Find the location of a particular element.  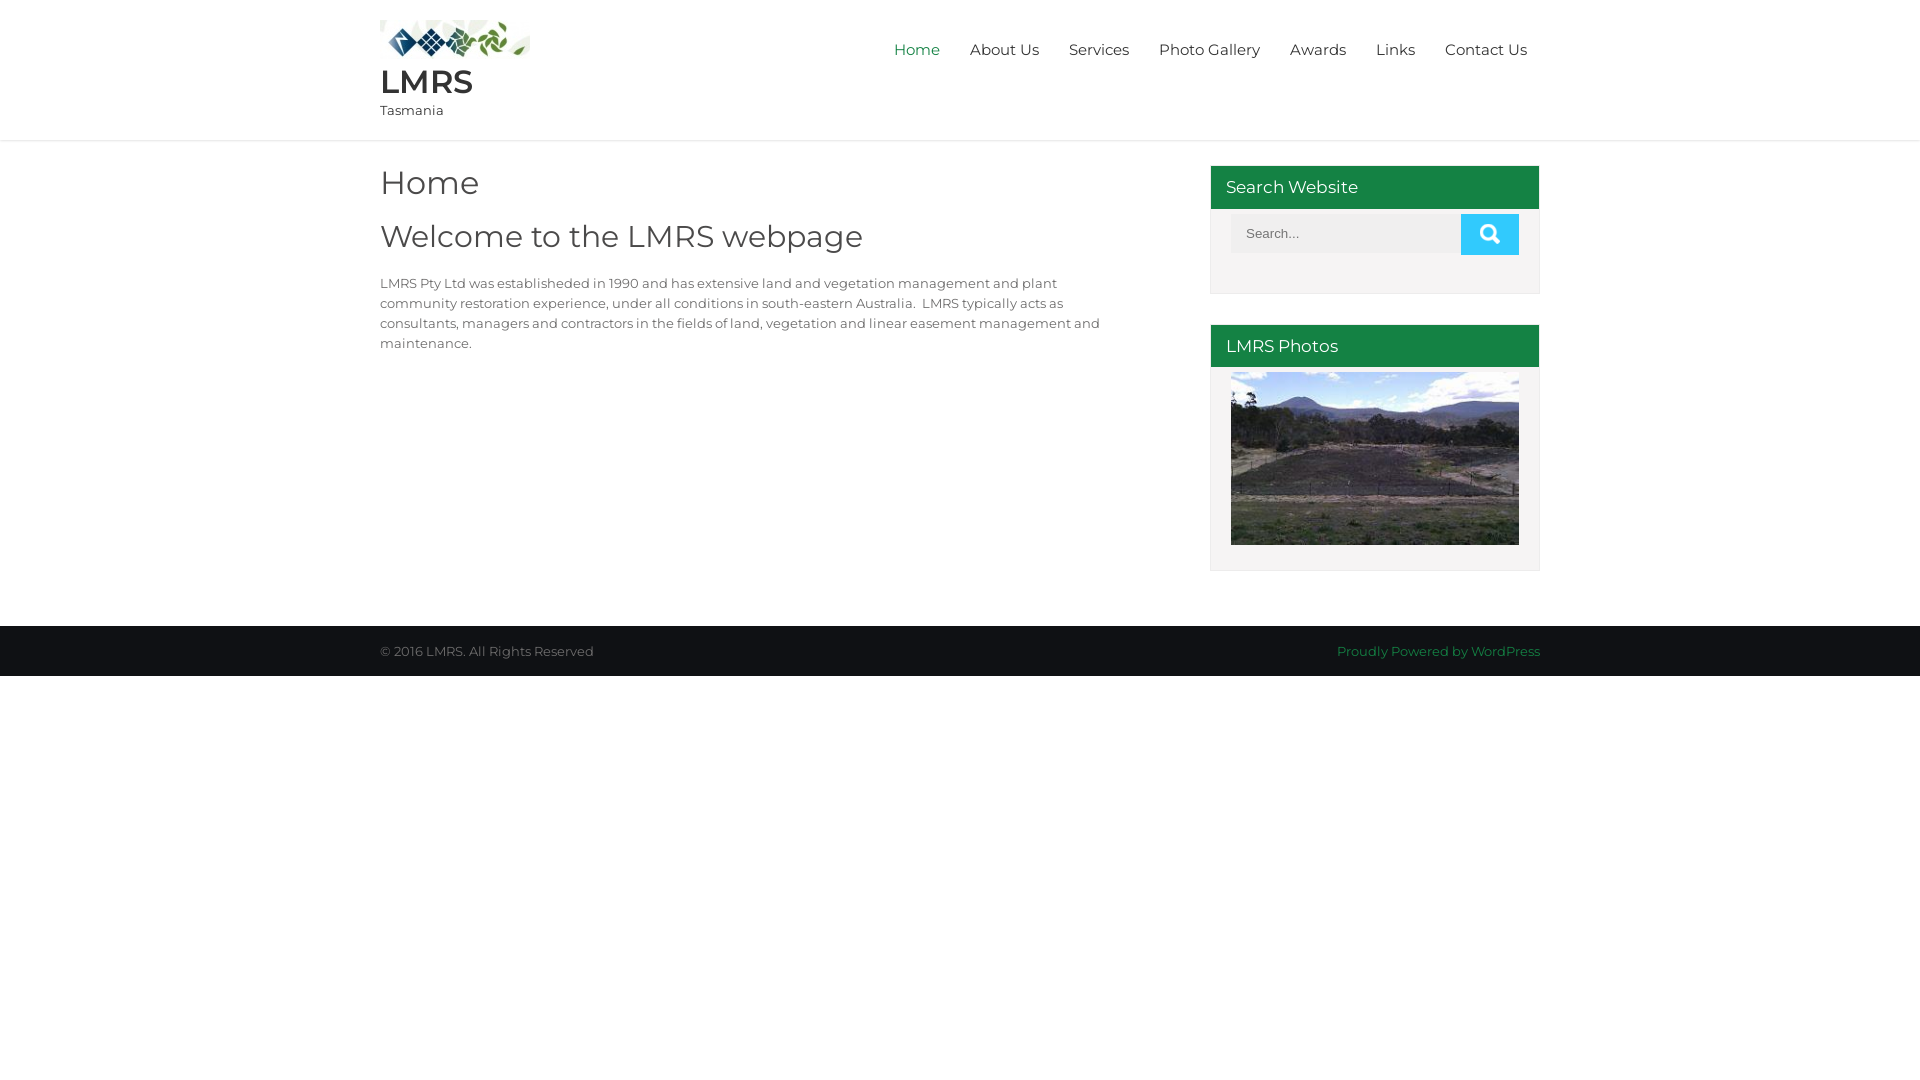

'Search' is located at coordinates (1489, 233).